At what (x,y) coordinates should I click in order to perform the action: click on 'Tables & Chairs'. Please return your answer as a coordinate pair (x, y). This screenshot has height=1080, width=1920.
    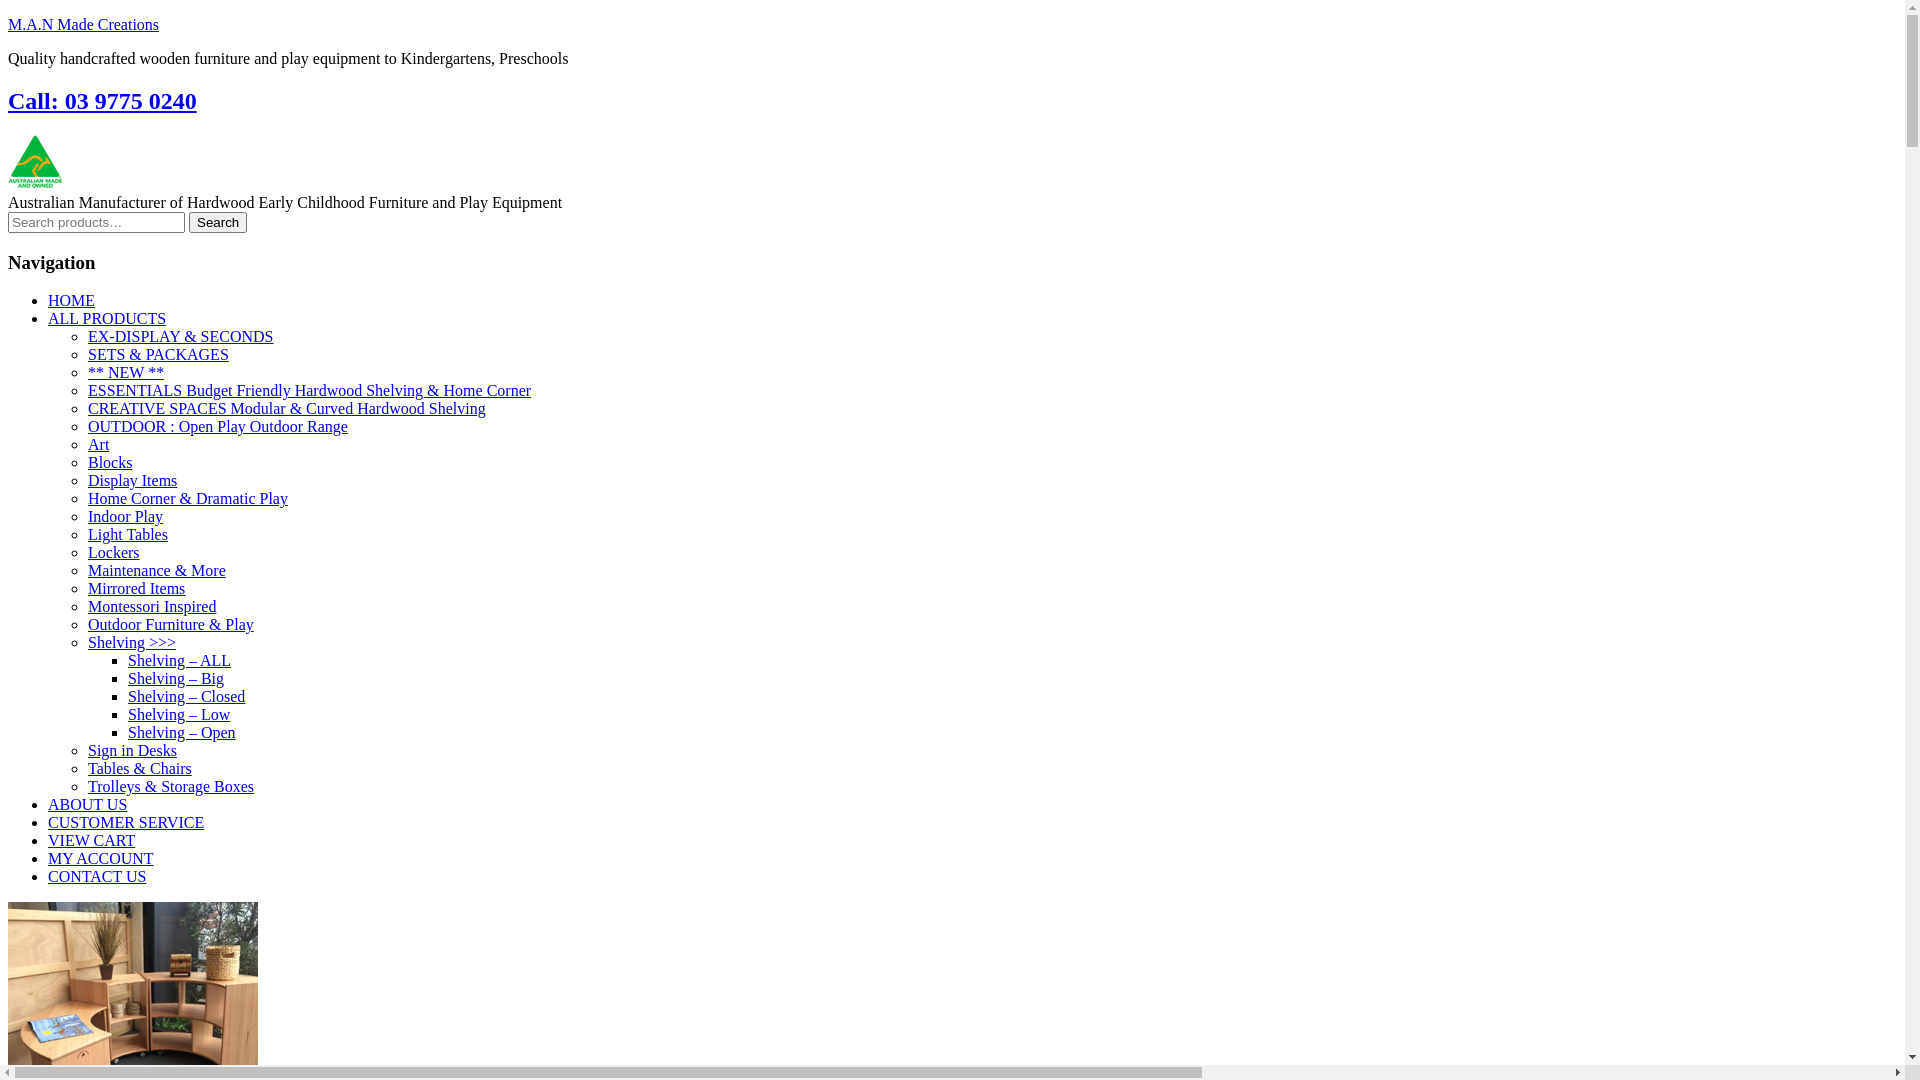
    Looking at the image, I should click on (86, 767).